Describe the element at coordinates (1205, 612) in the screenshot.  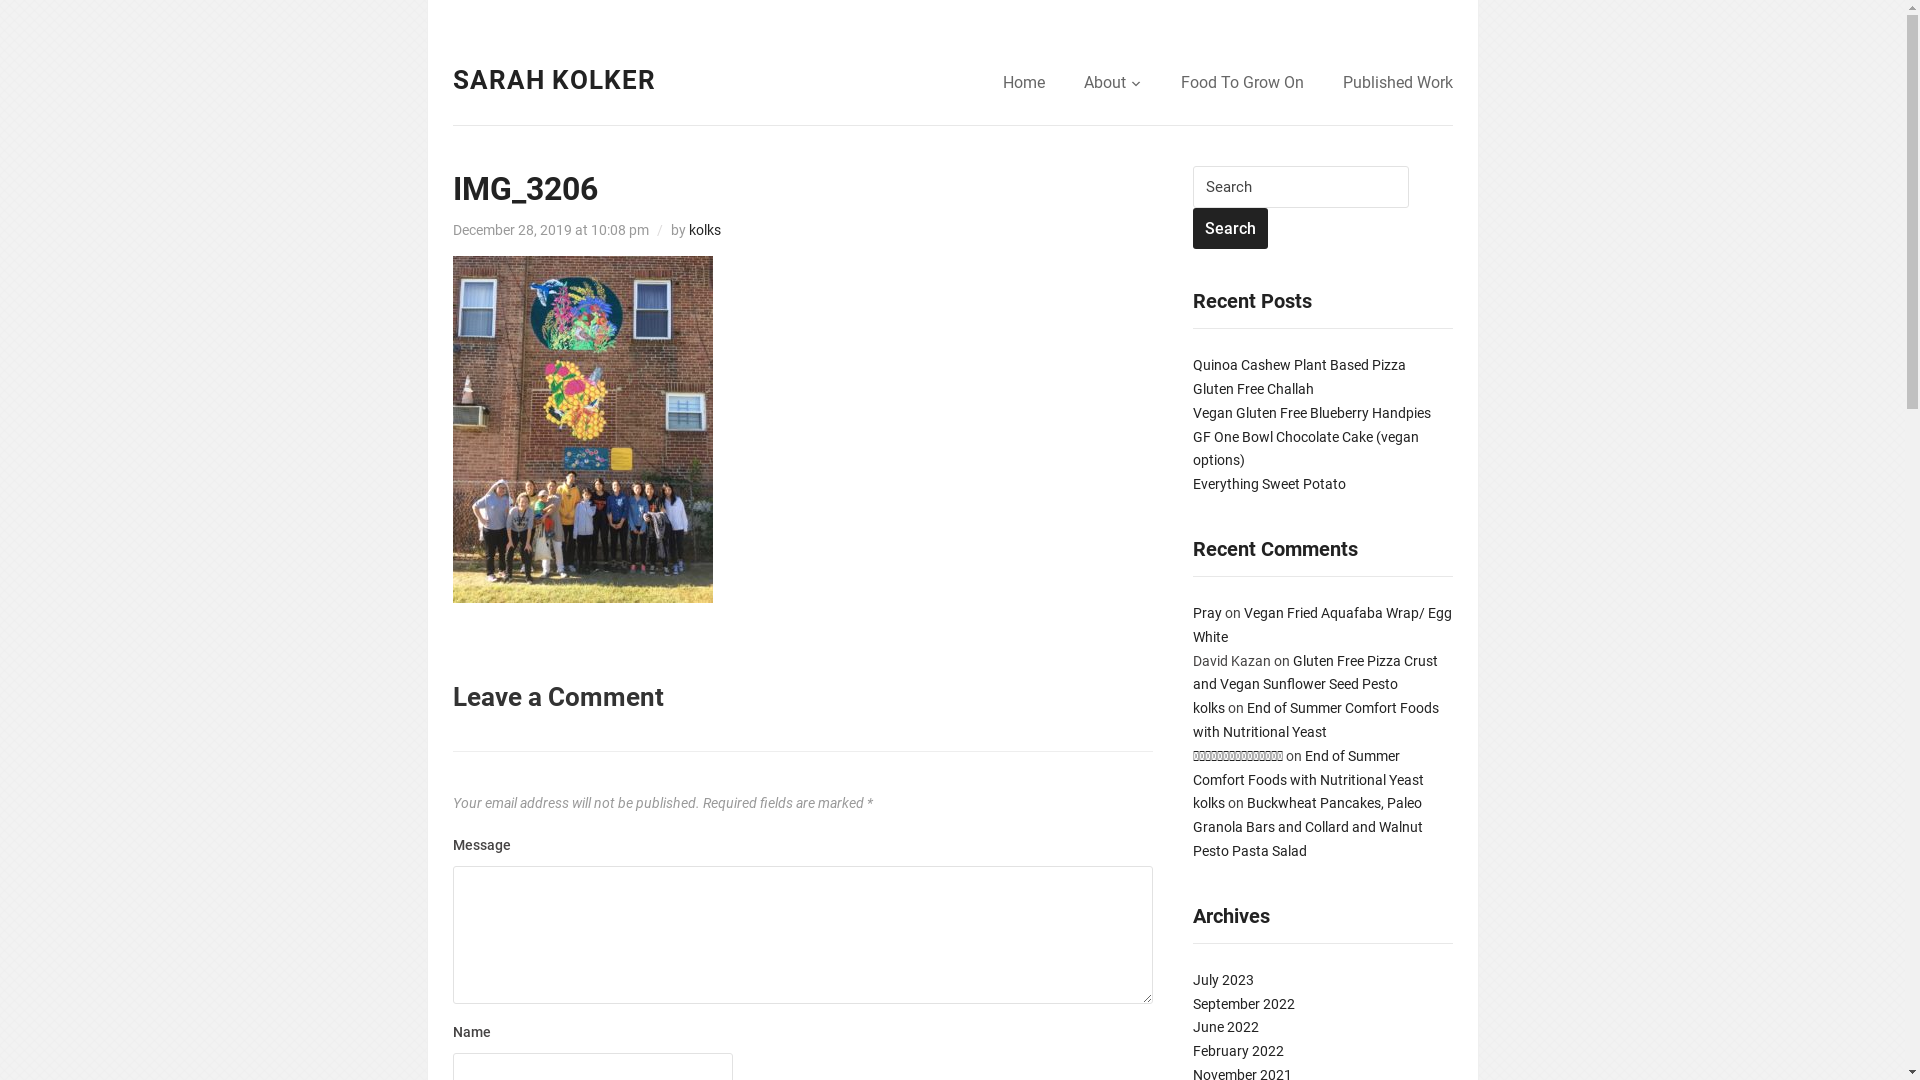
I see `'Pray'` at that location.